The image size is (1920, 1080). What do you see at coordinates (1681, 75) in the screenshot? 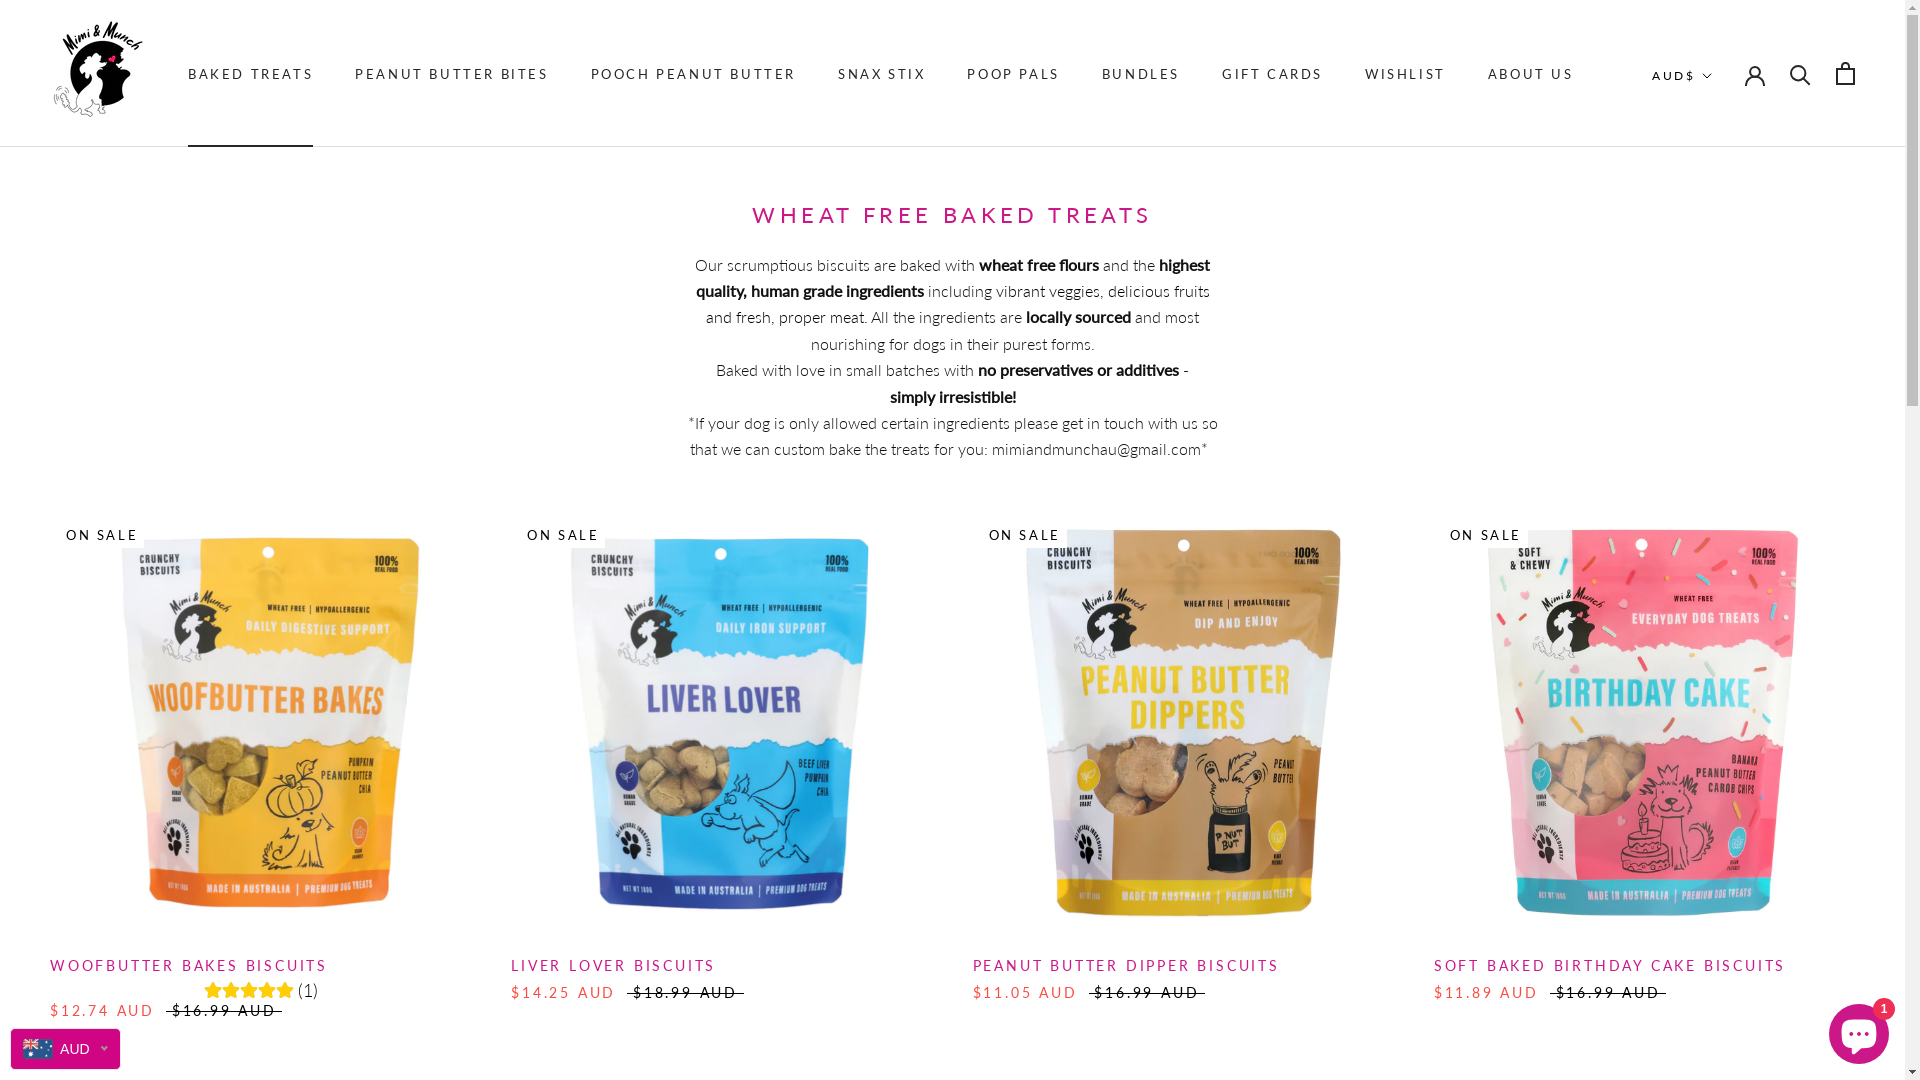
I see `'AUD$'` at bounding box center [1681, 75].